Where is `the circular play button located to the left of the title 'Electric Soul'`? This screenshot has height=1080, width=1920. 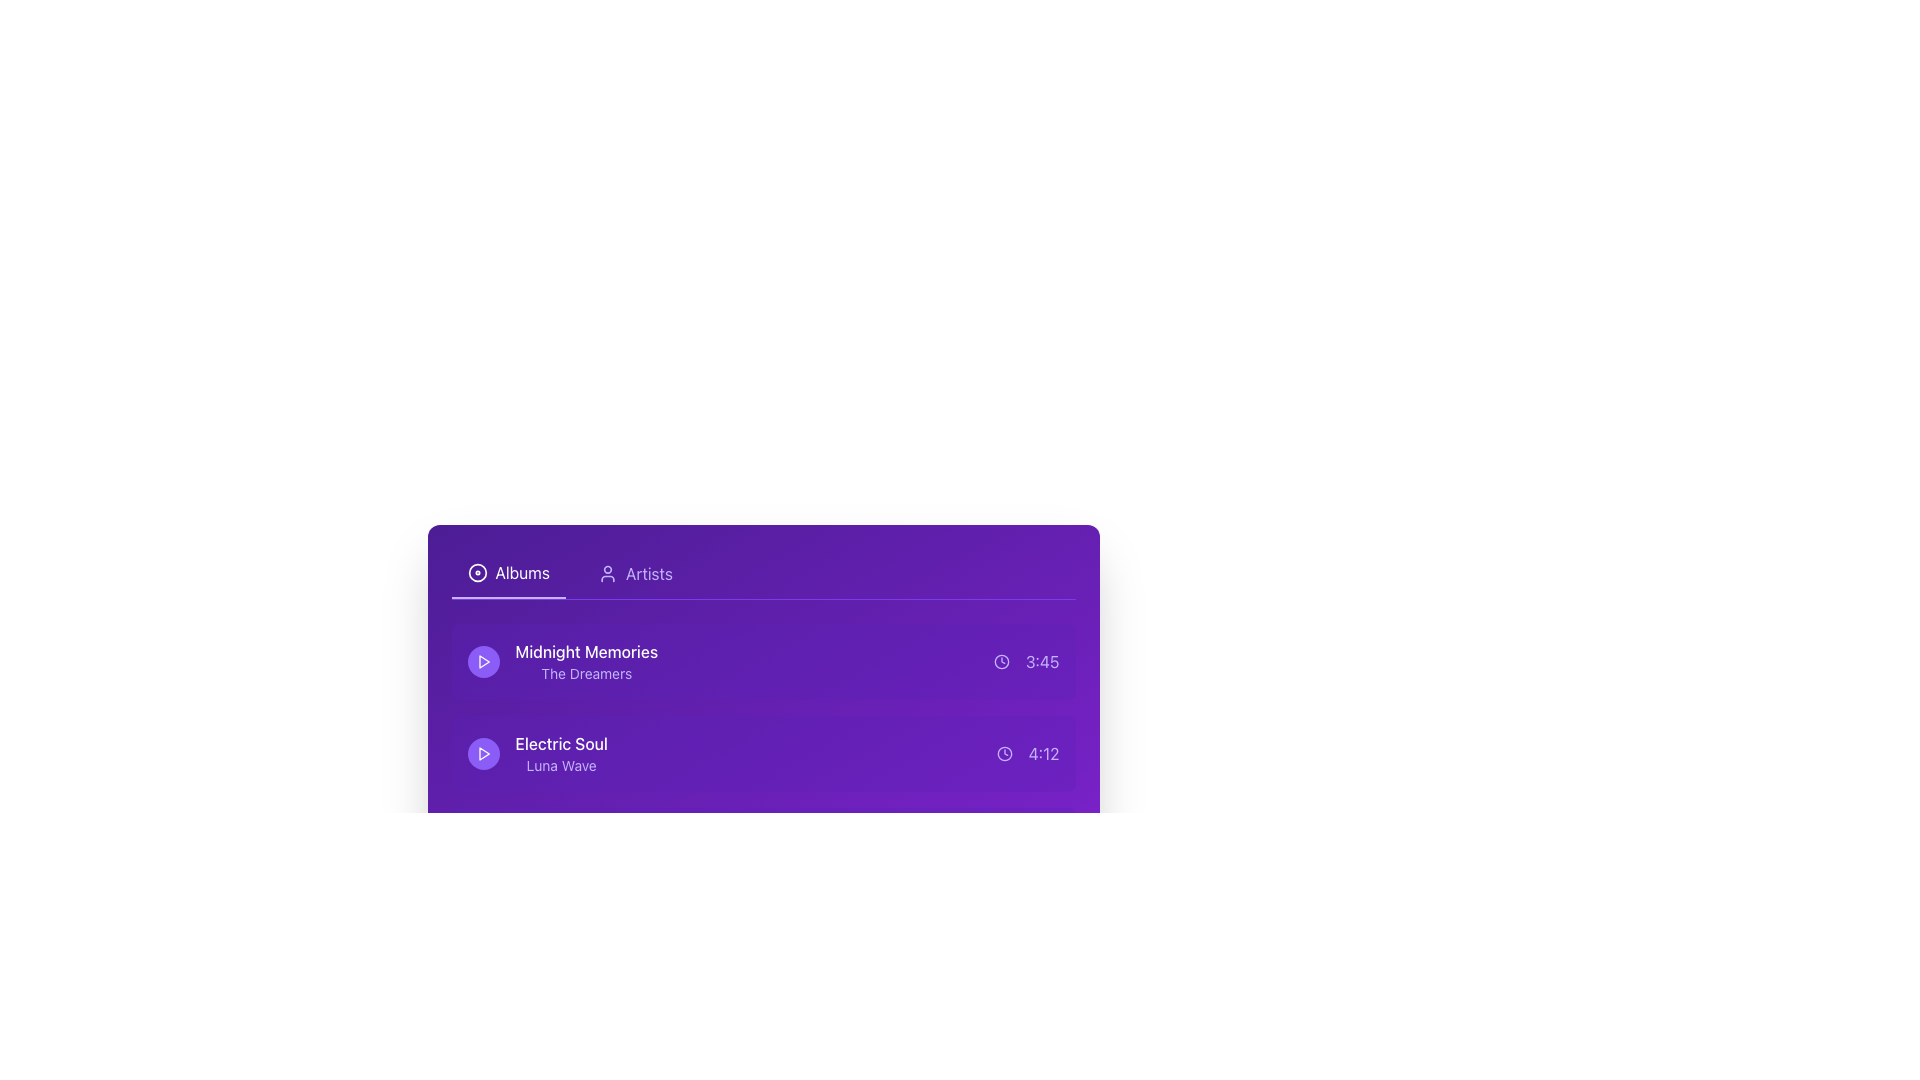 the circular play button located to the left of the title 'Electric Soul' is located at coordinates (483, 753).